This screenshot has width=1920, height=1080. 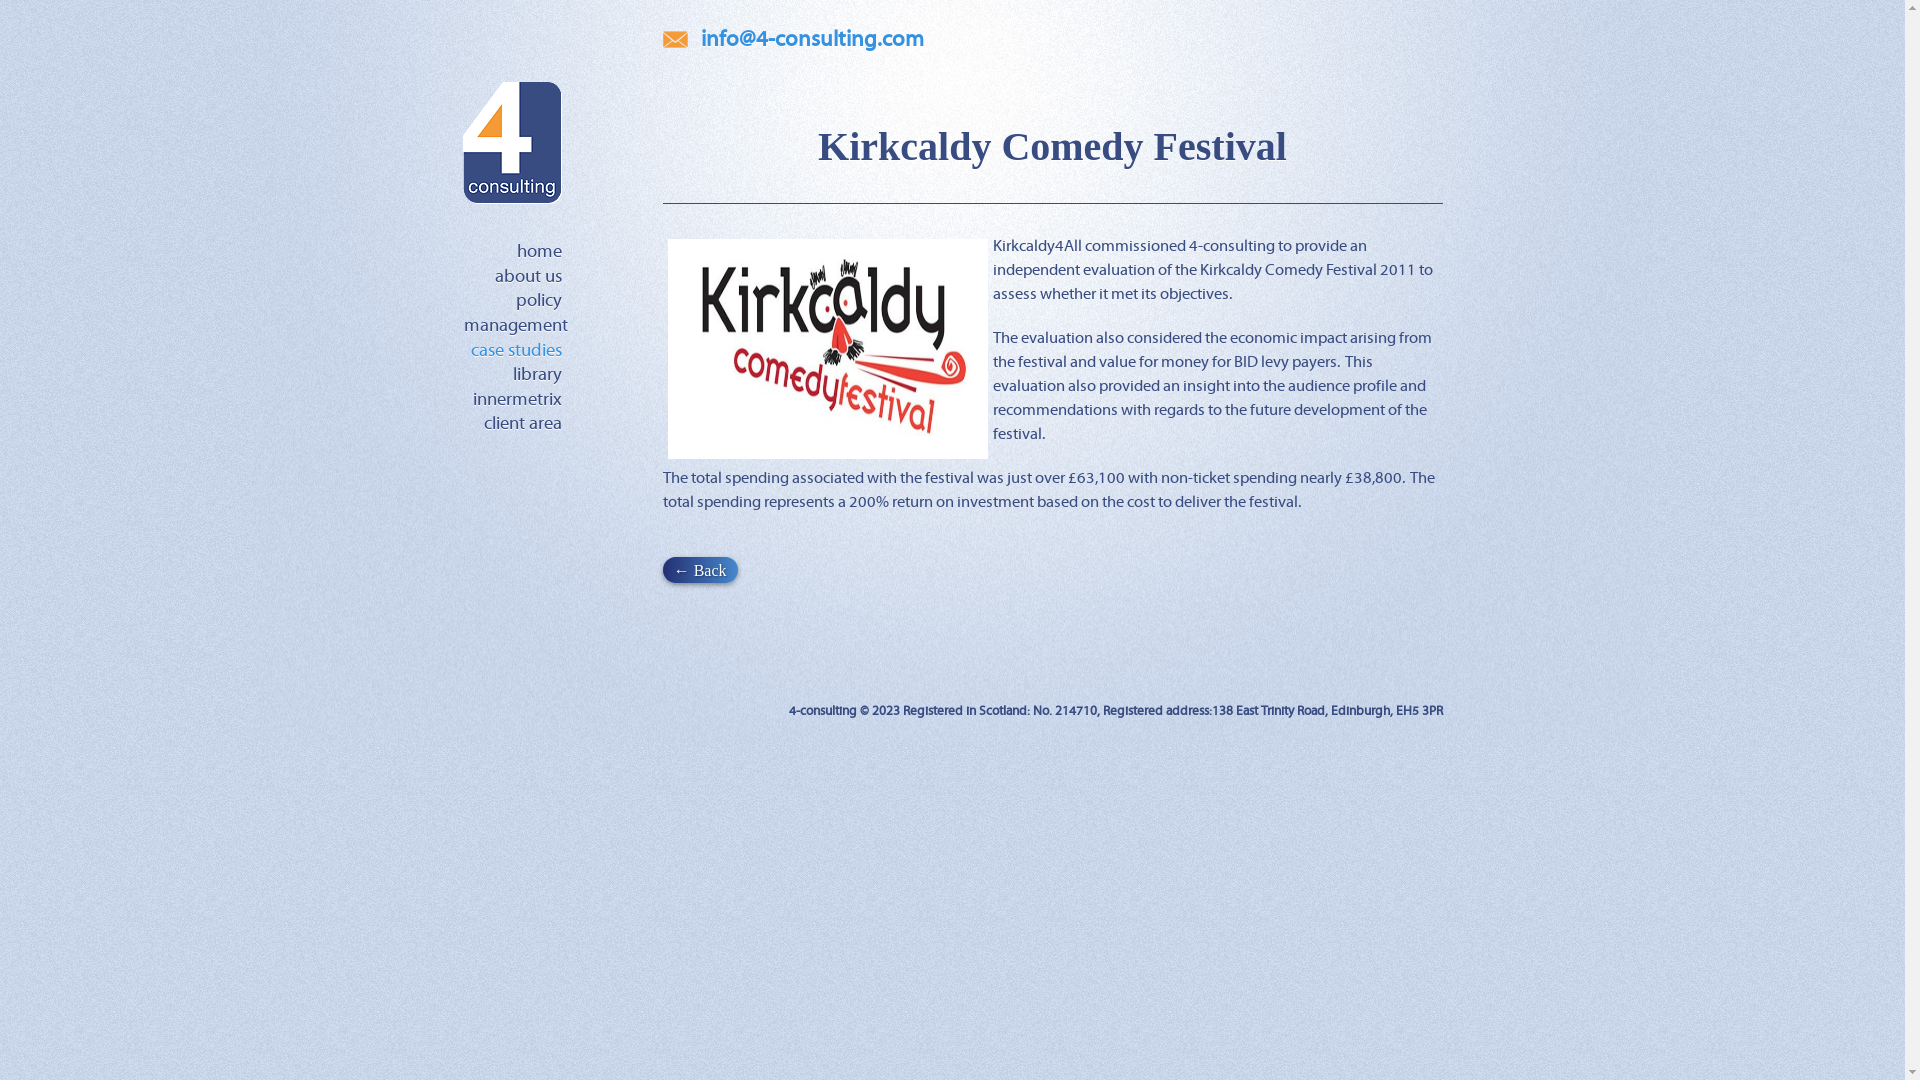 What do you see at coordinates (515, 250) in the screenshot?
I see `'home'` at bounding box center [515, 250].